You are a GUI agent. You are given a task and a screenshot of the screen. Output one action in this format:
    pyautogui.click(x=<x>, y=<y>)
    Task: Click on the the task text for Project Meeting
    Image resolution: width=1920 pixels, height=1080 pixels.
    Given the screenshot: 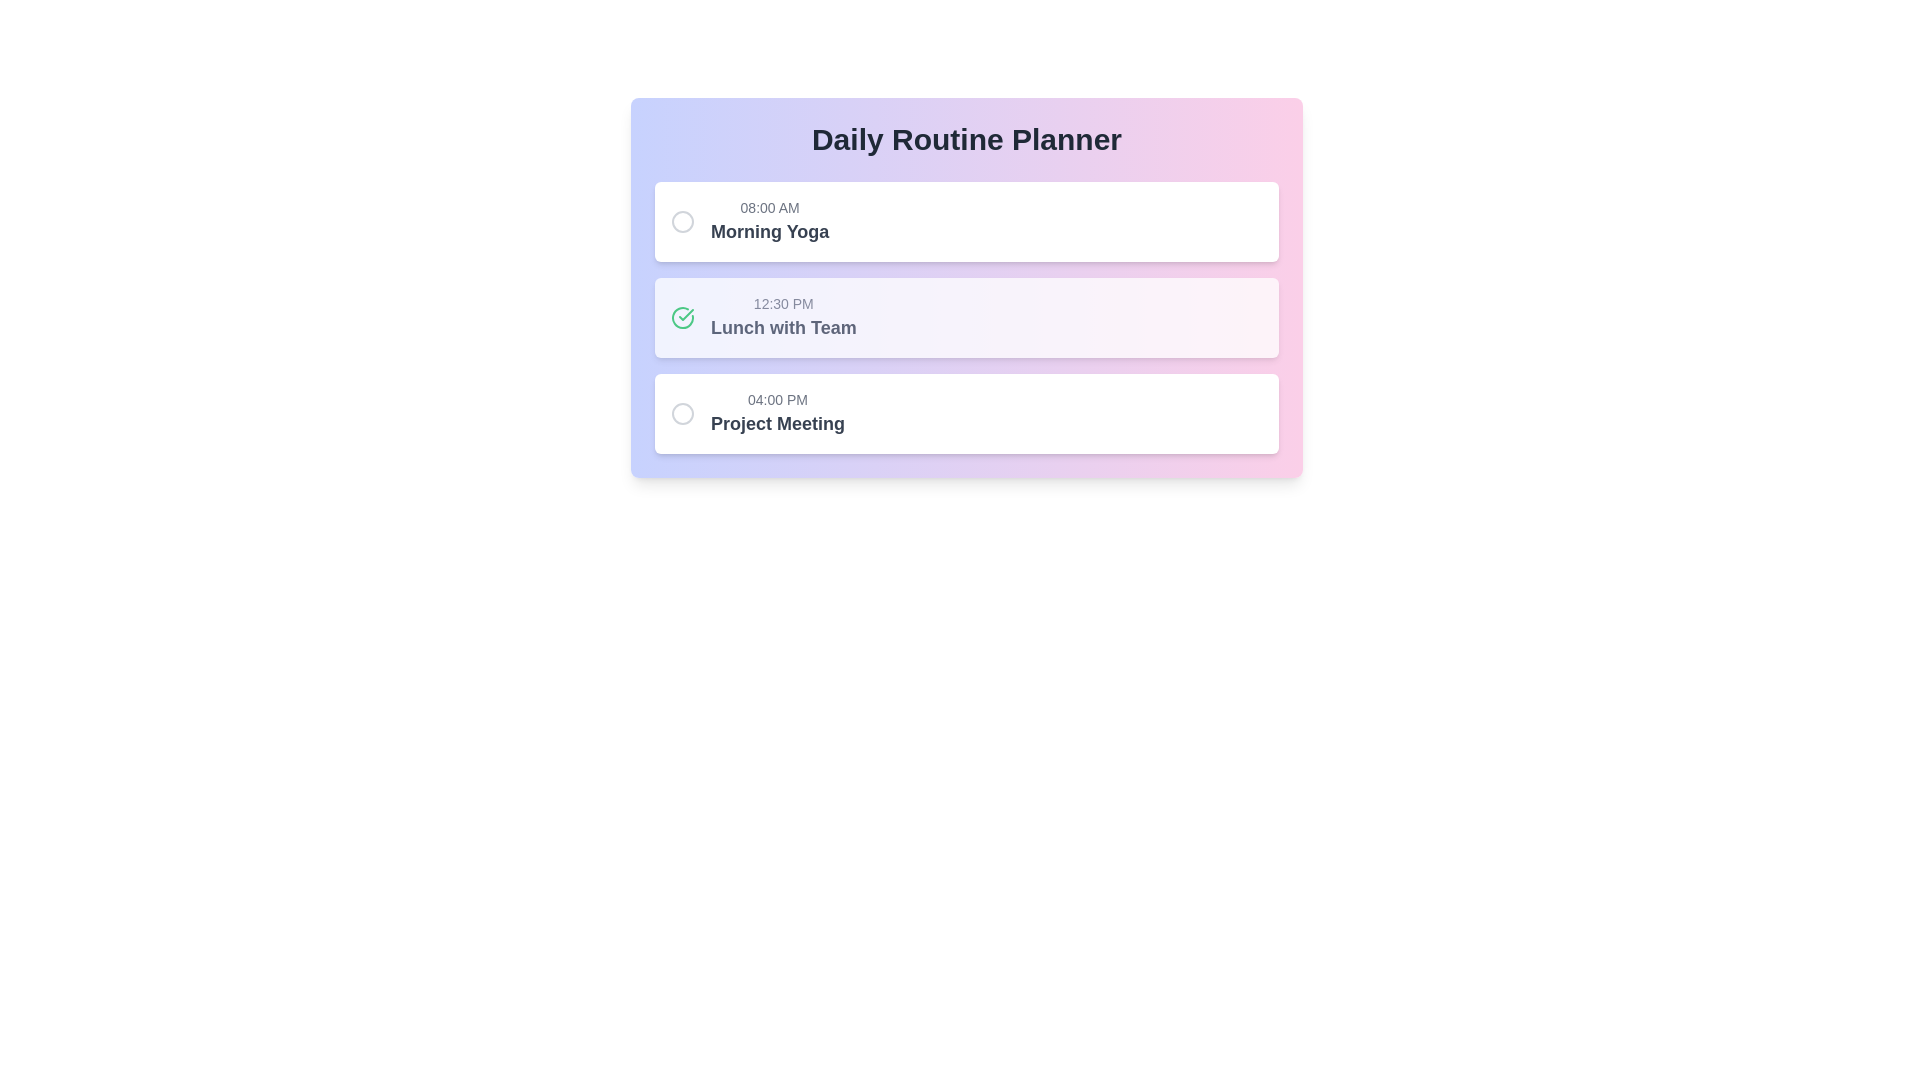 What is the action you would take?
    pyautogui.click(x=776, y=412)
    